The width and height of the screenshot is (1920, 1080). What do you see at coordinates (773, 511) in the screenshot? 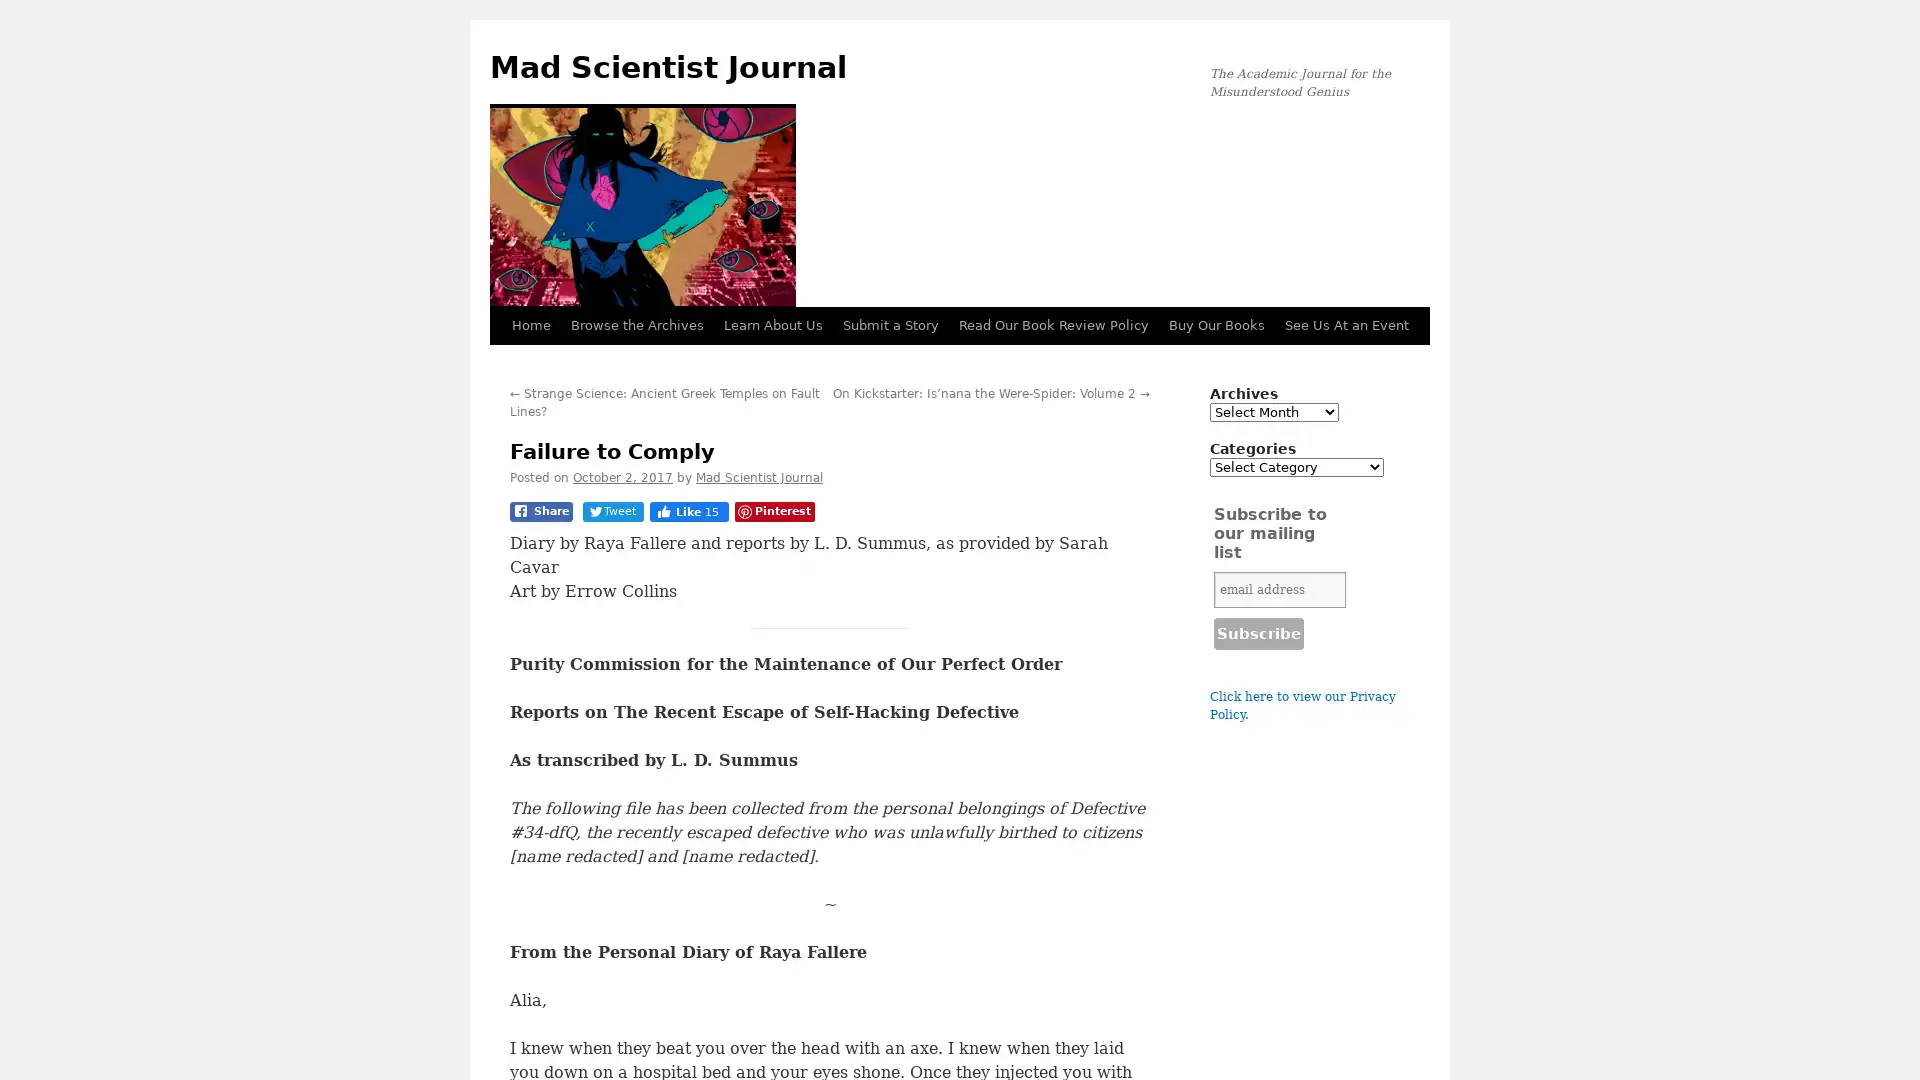
I see `Pinterest` at bounding box center [773, 511].